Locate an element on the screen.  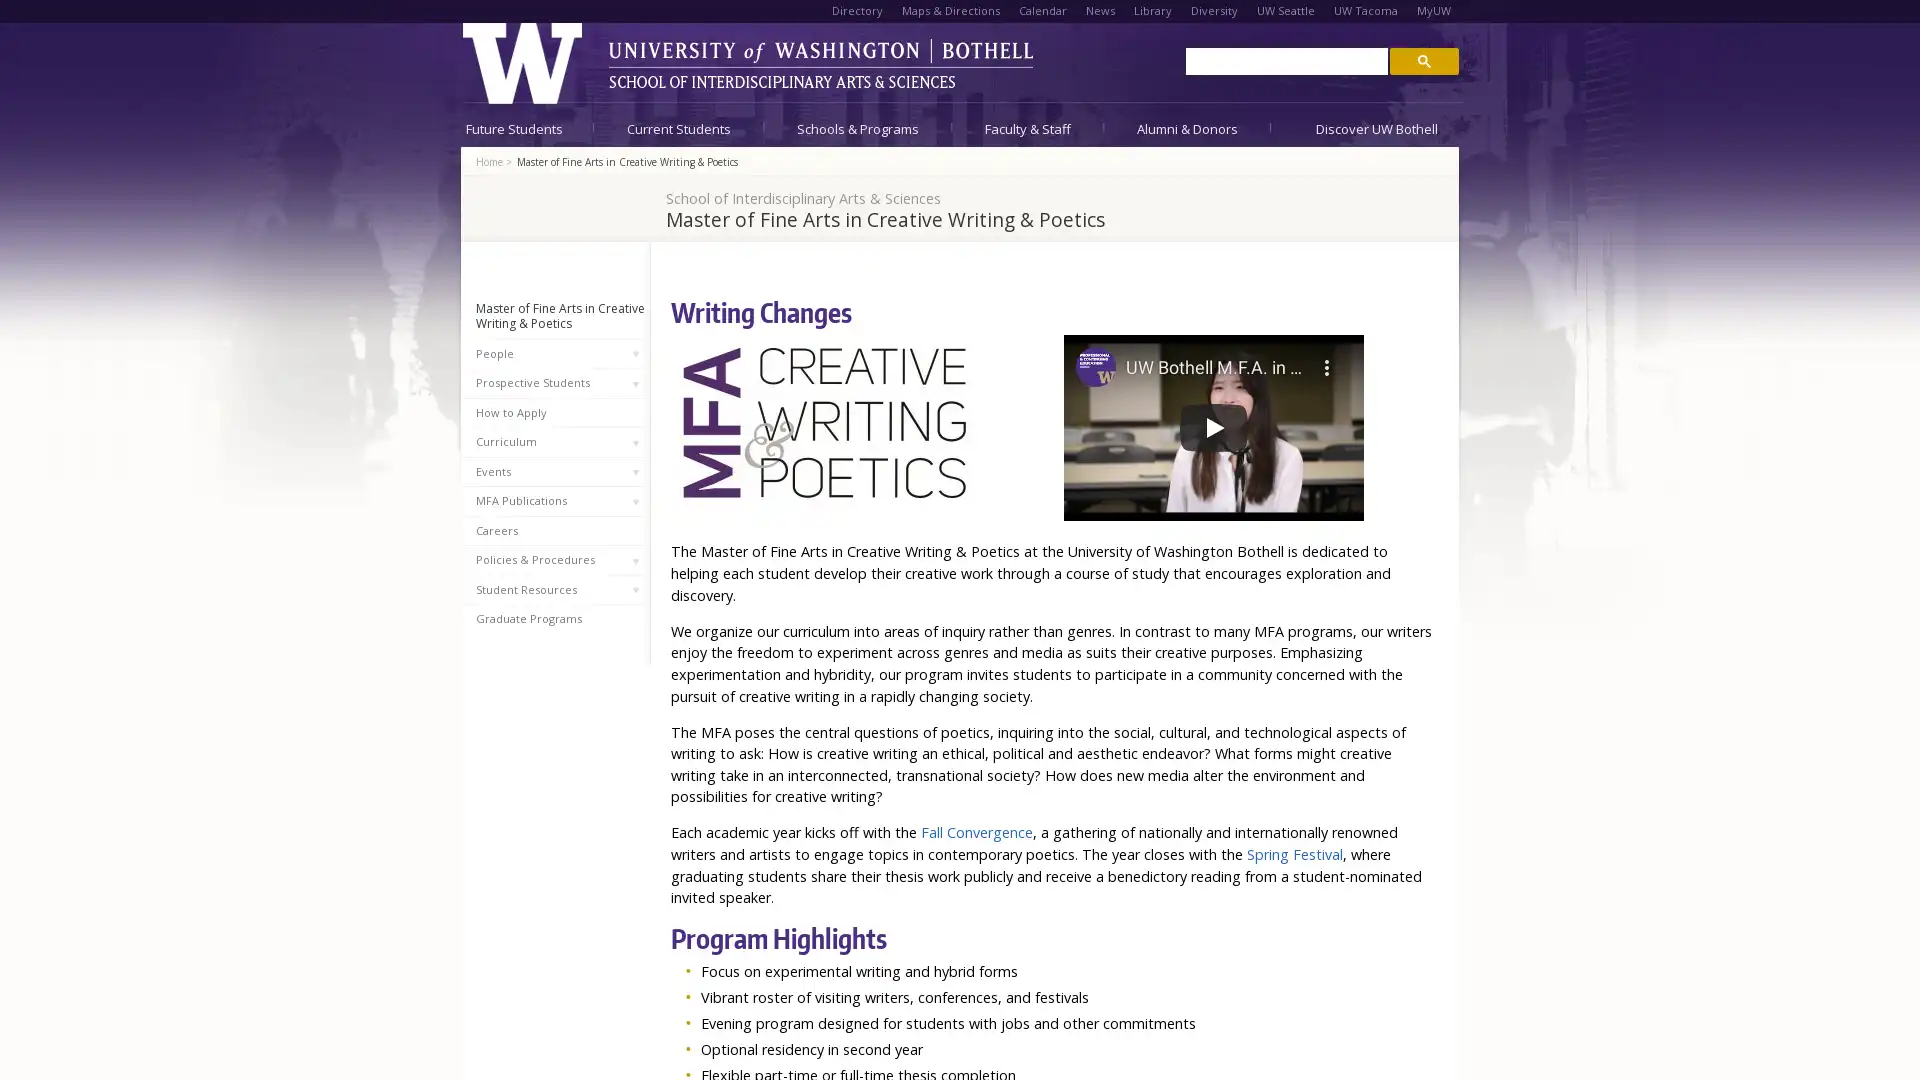
Student Resources Submenu is located at coordinates (635, 589).